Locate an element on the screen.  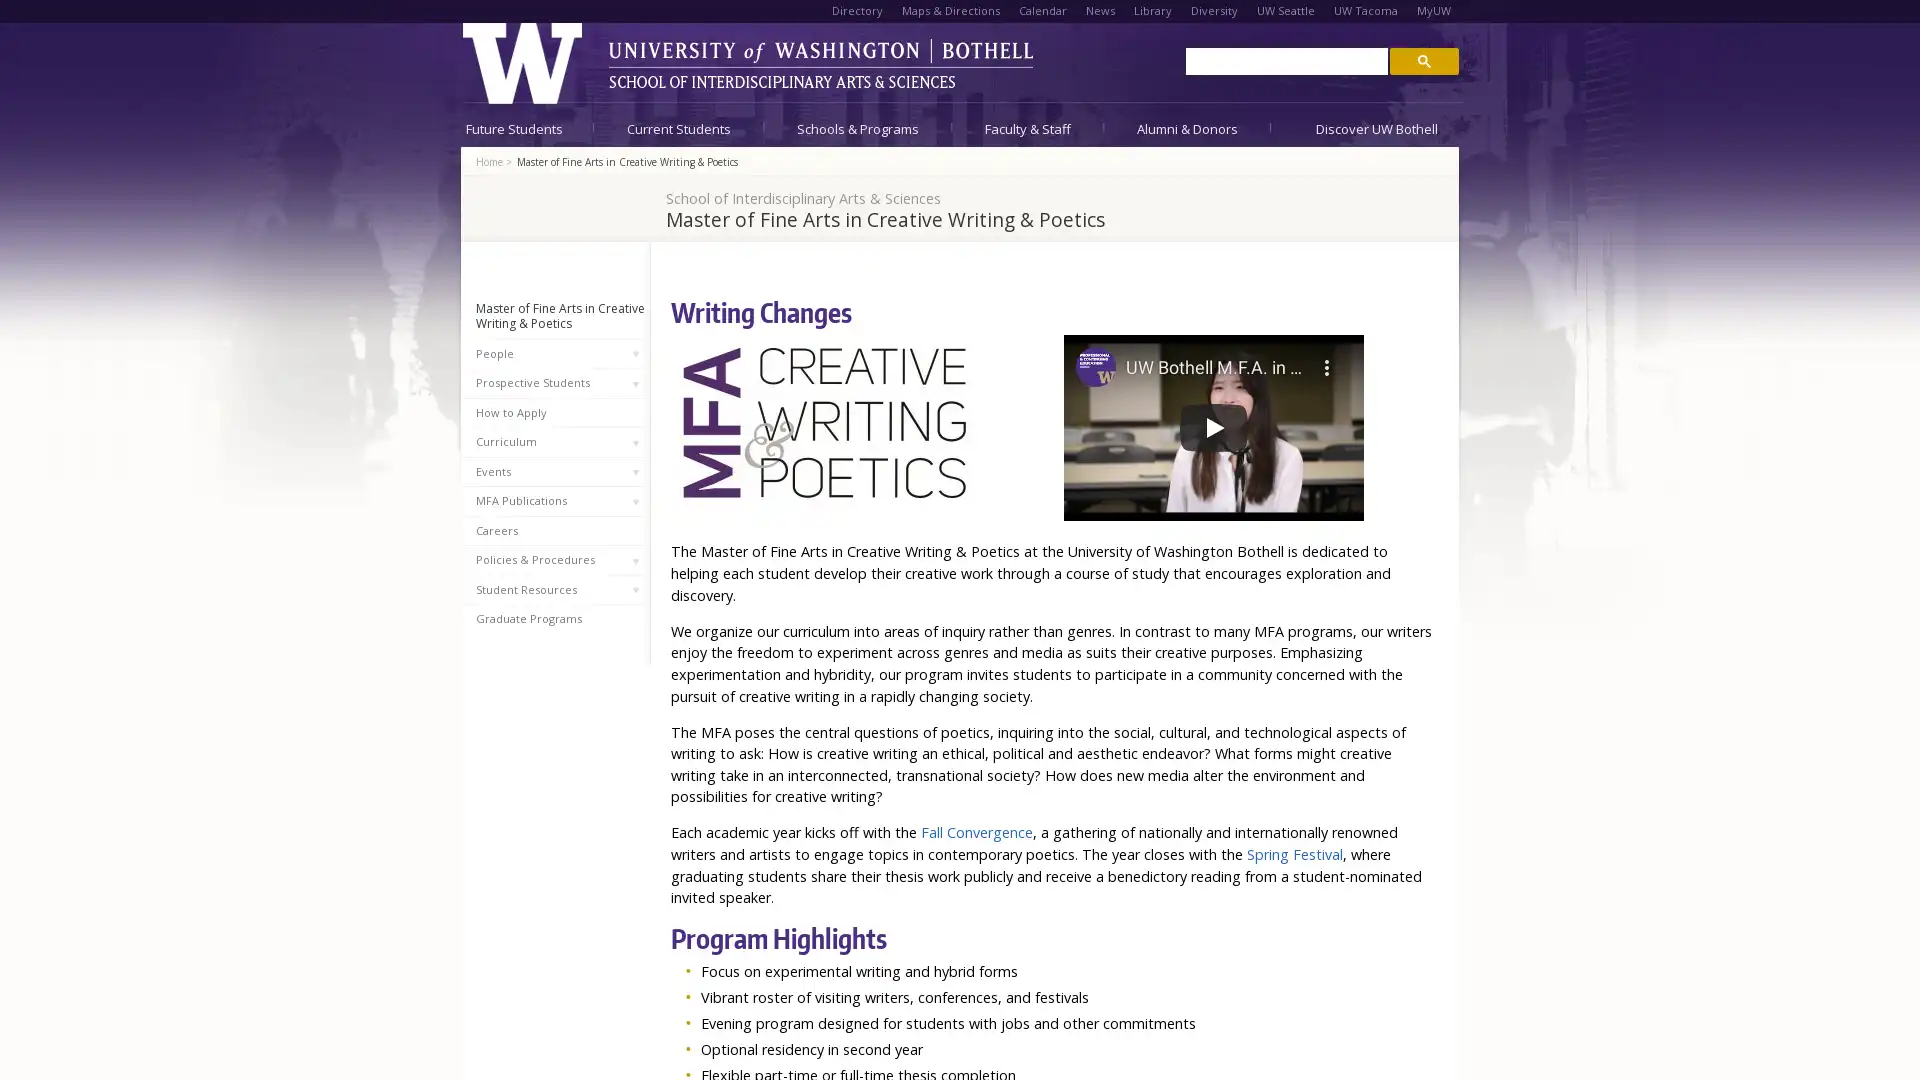
Student Resources Submenu is located at coordinates (635, 589).